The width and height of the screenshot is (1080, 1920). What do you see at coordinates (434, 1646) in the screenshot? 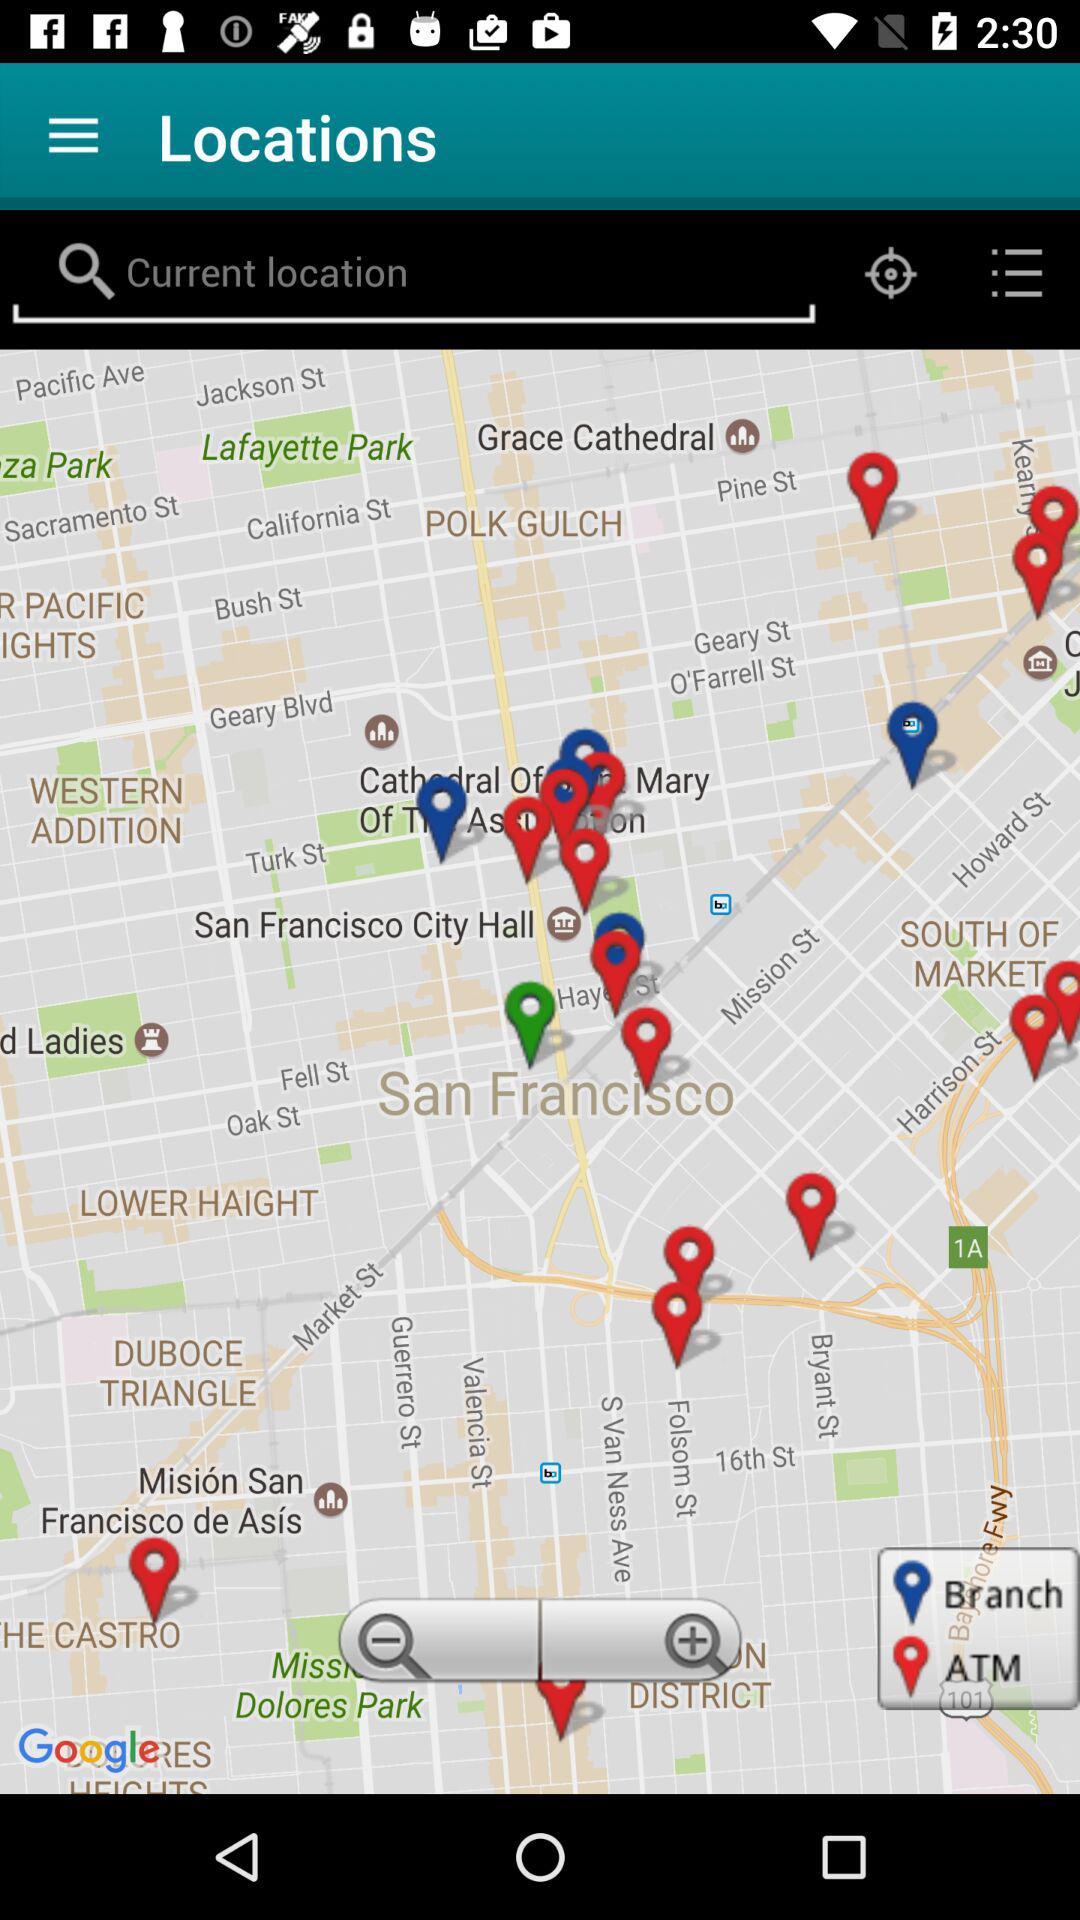
I see `zoom out` at bounding box center [434, 1646].